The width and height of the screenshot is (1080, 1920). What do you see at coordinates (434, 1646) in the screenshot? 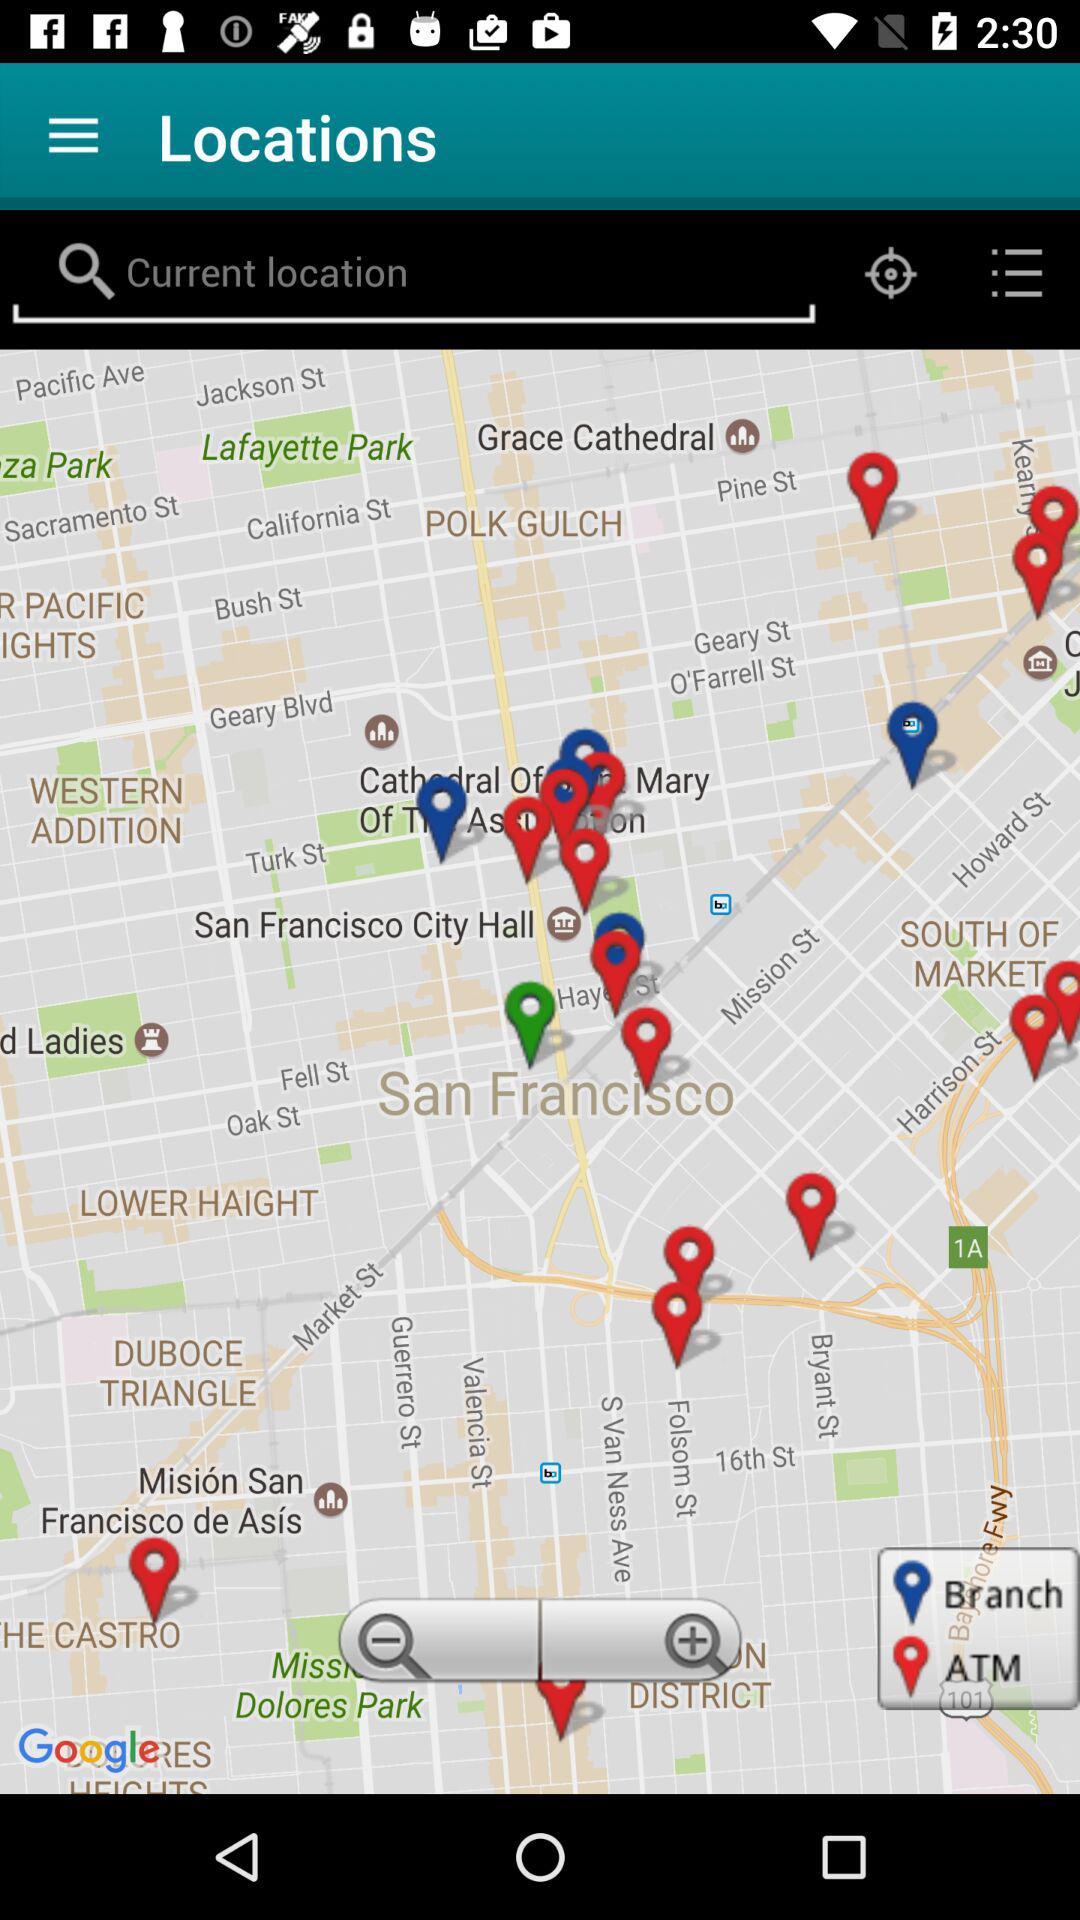
I see `zoom out` at bounding box center [434, 1646].